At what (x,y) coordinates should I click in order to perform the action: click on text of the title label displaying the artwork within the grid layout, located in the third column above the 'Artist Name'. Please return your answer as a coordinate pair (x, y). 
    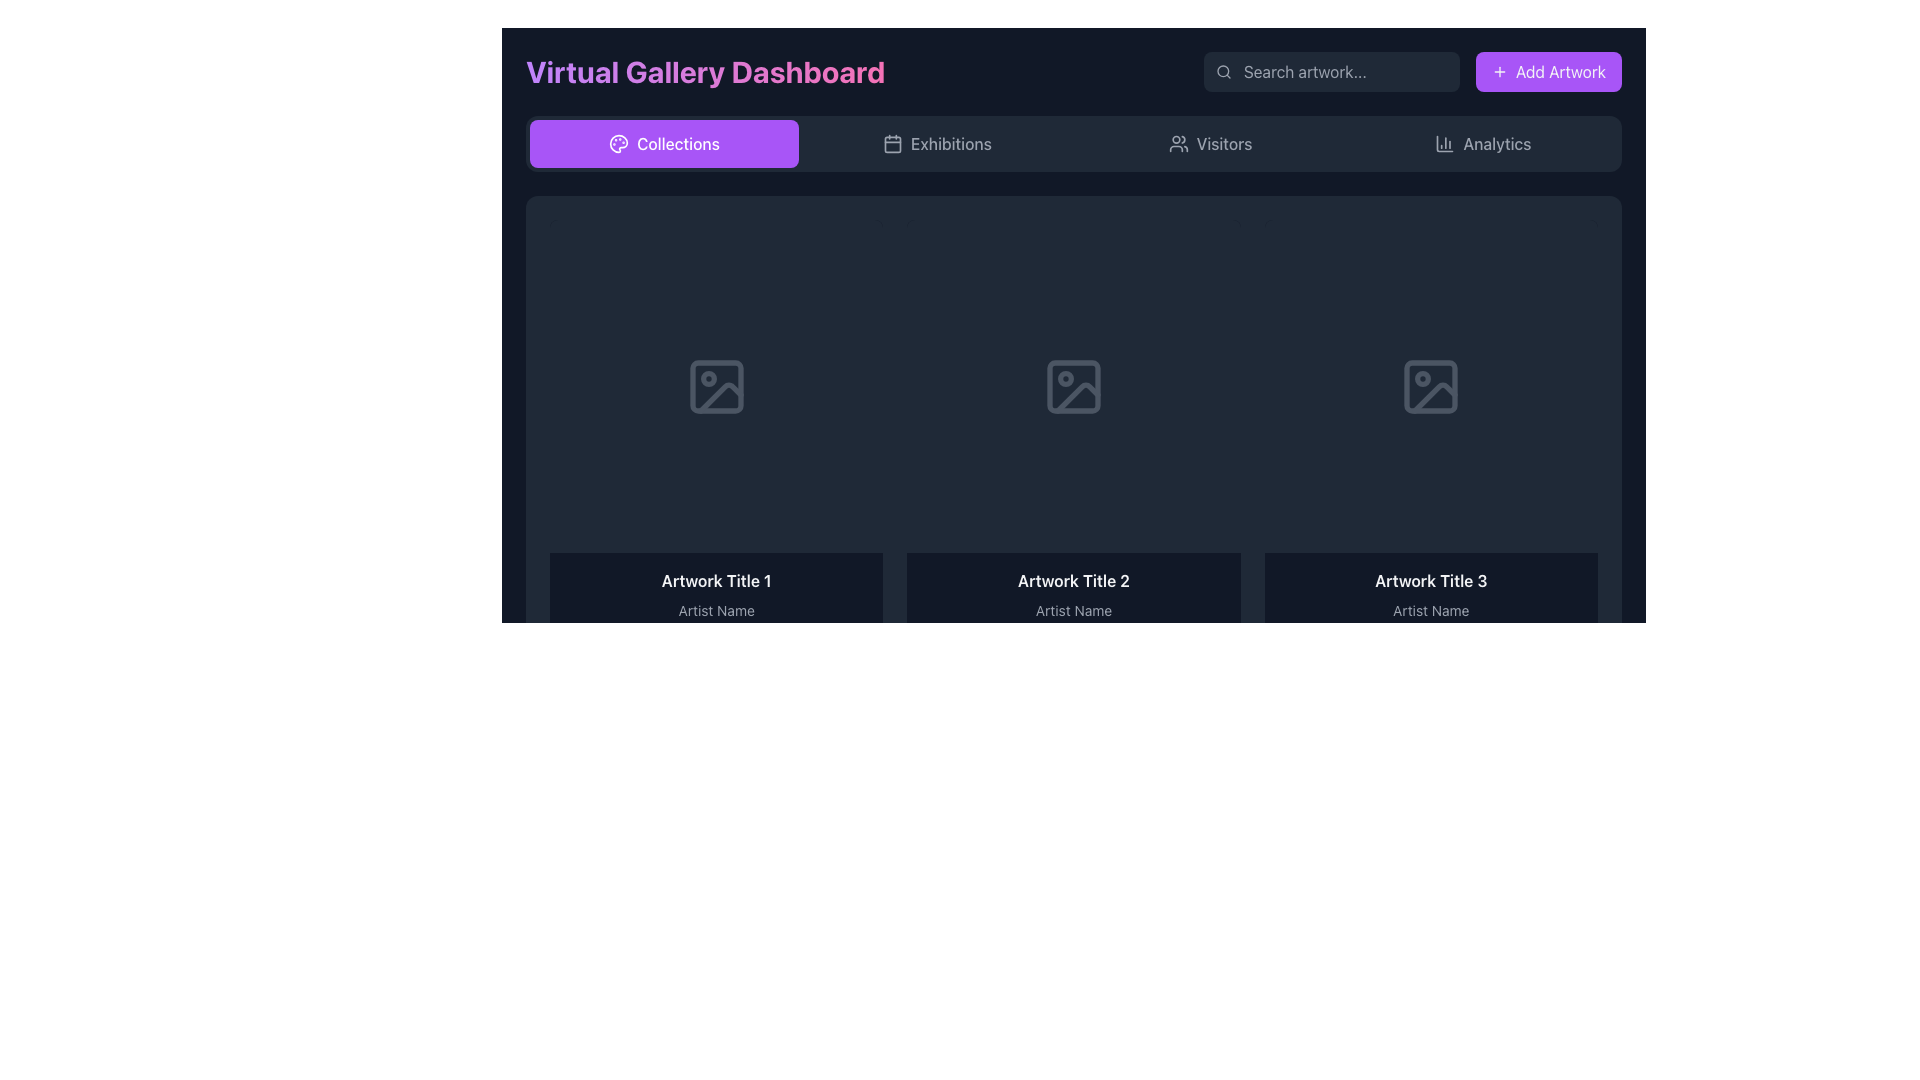
    Looking at the image, I should click on (1430, 581).